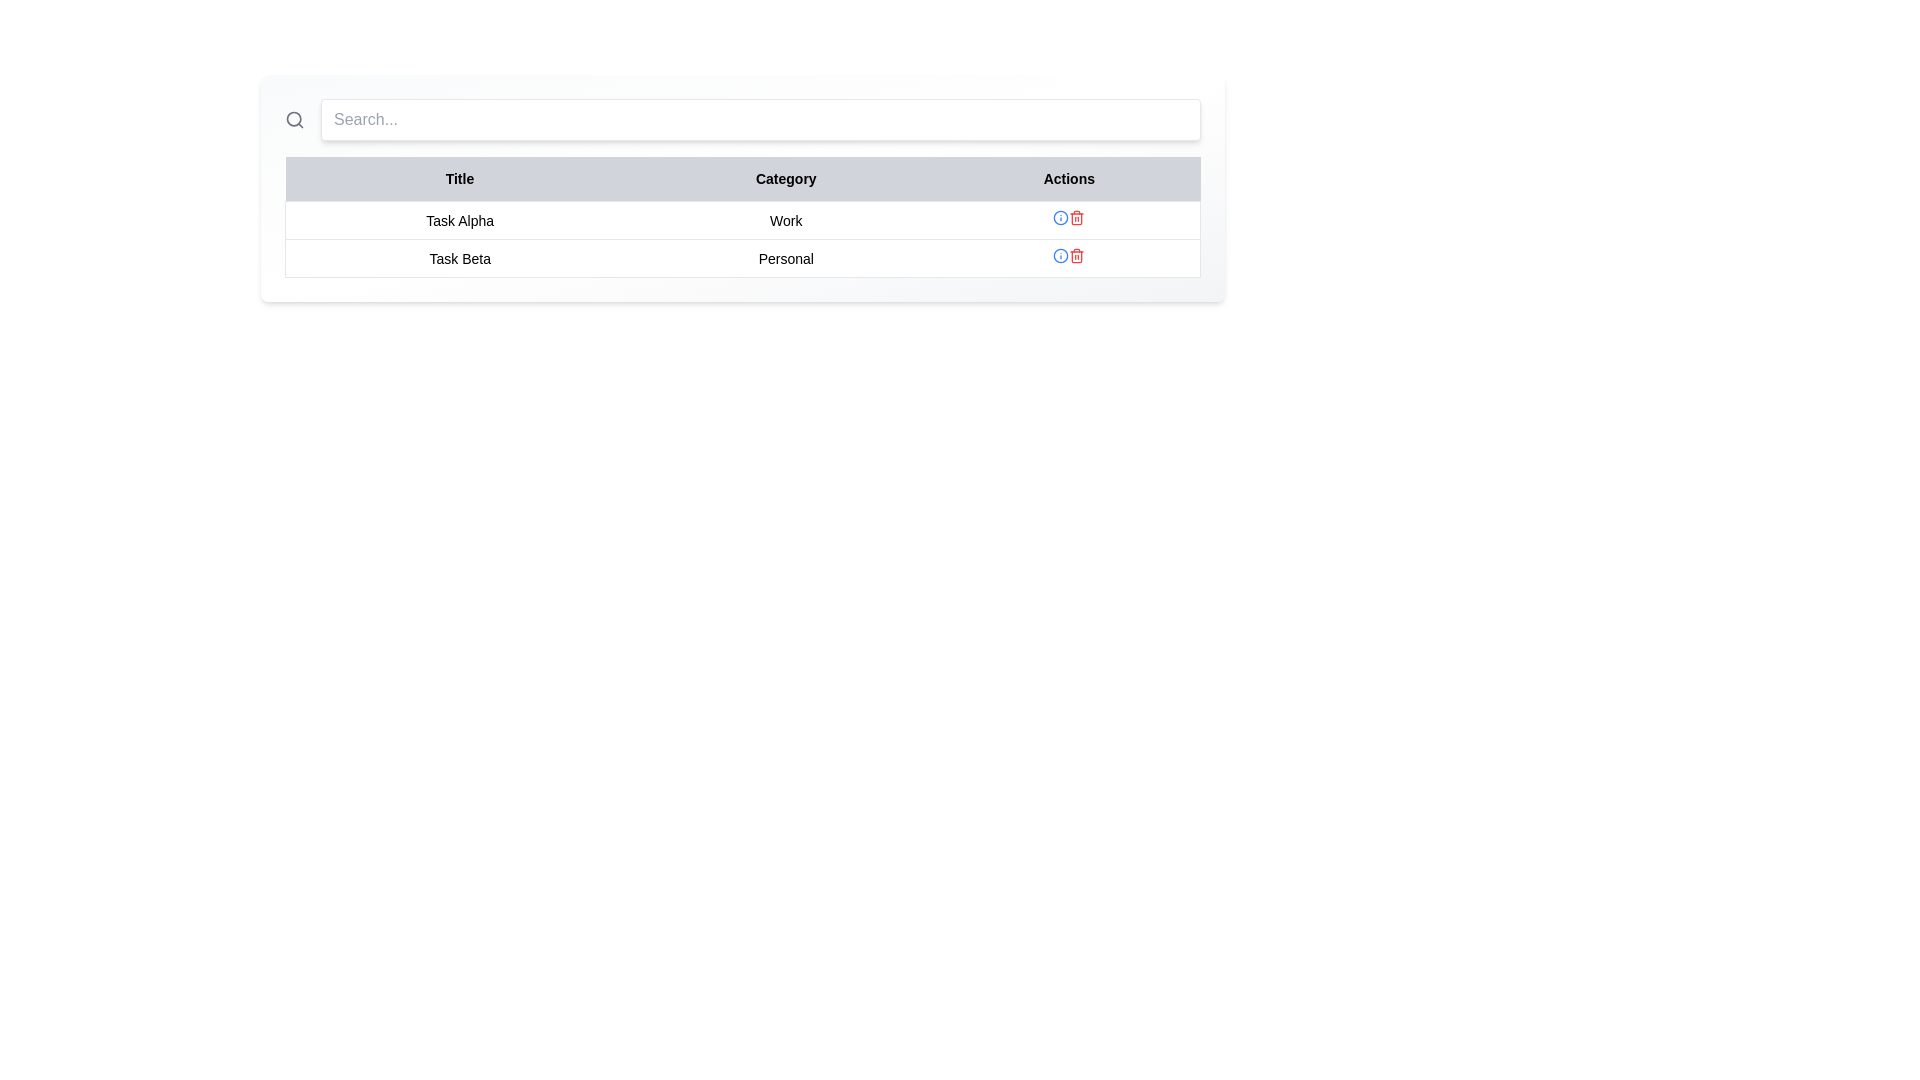  Describe the element at coordinates (459, 178) in the screenshot. I see `text from the Label that displays 'Title', which is located at the upper left of the header row in a table-like layout` at that location.